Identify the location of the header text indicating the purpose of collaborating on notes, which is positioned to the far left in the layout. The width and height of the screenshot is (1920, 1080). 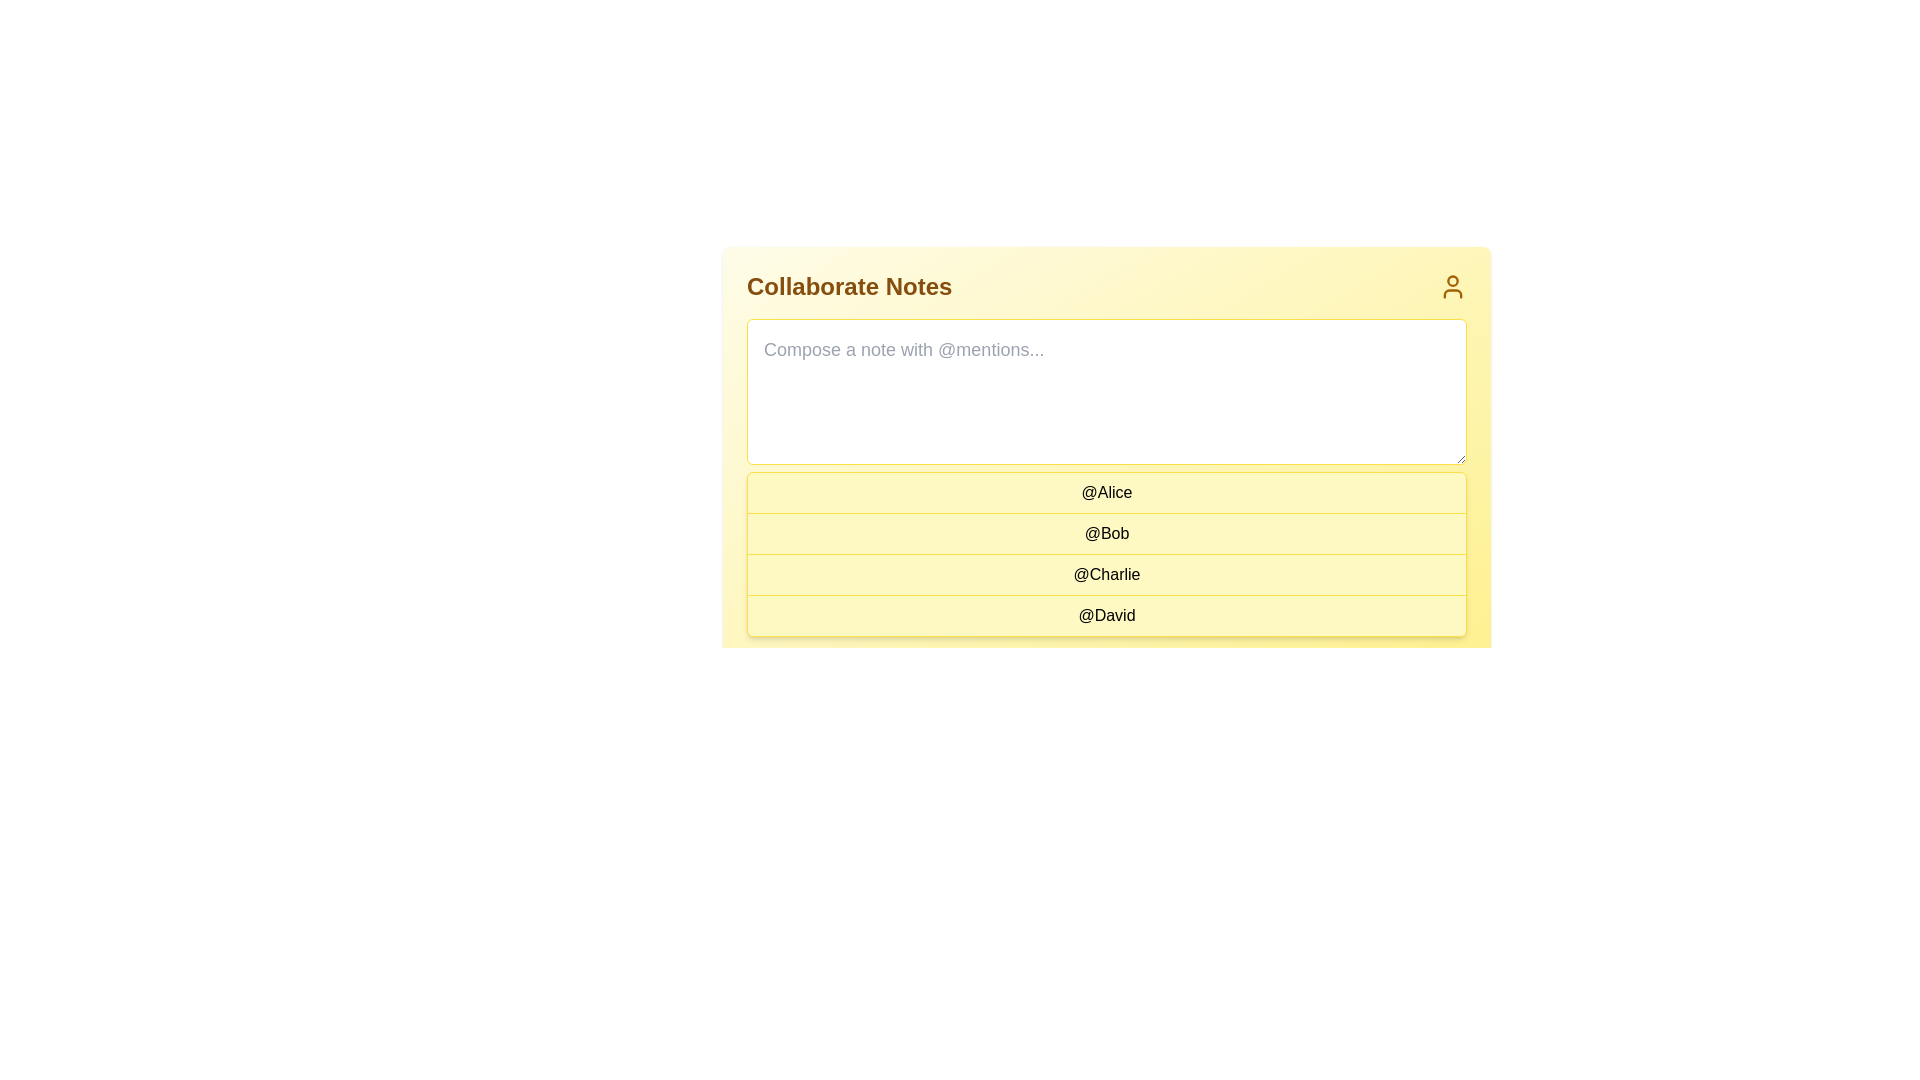
(849, 286).